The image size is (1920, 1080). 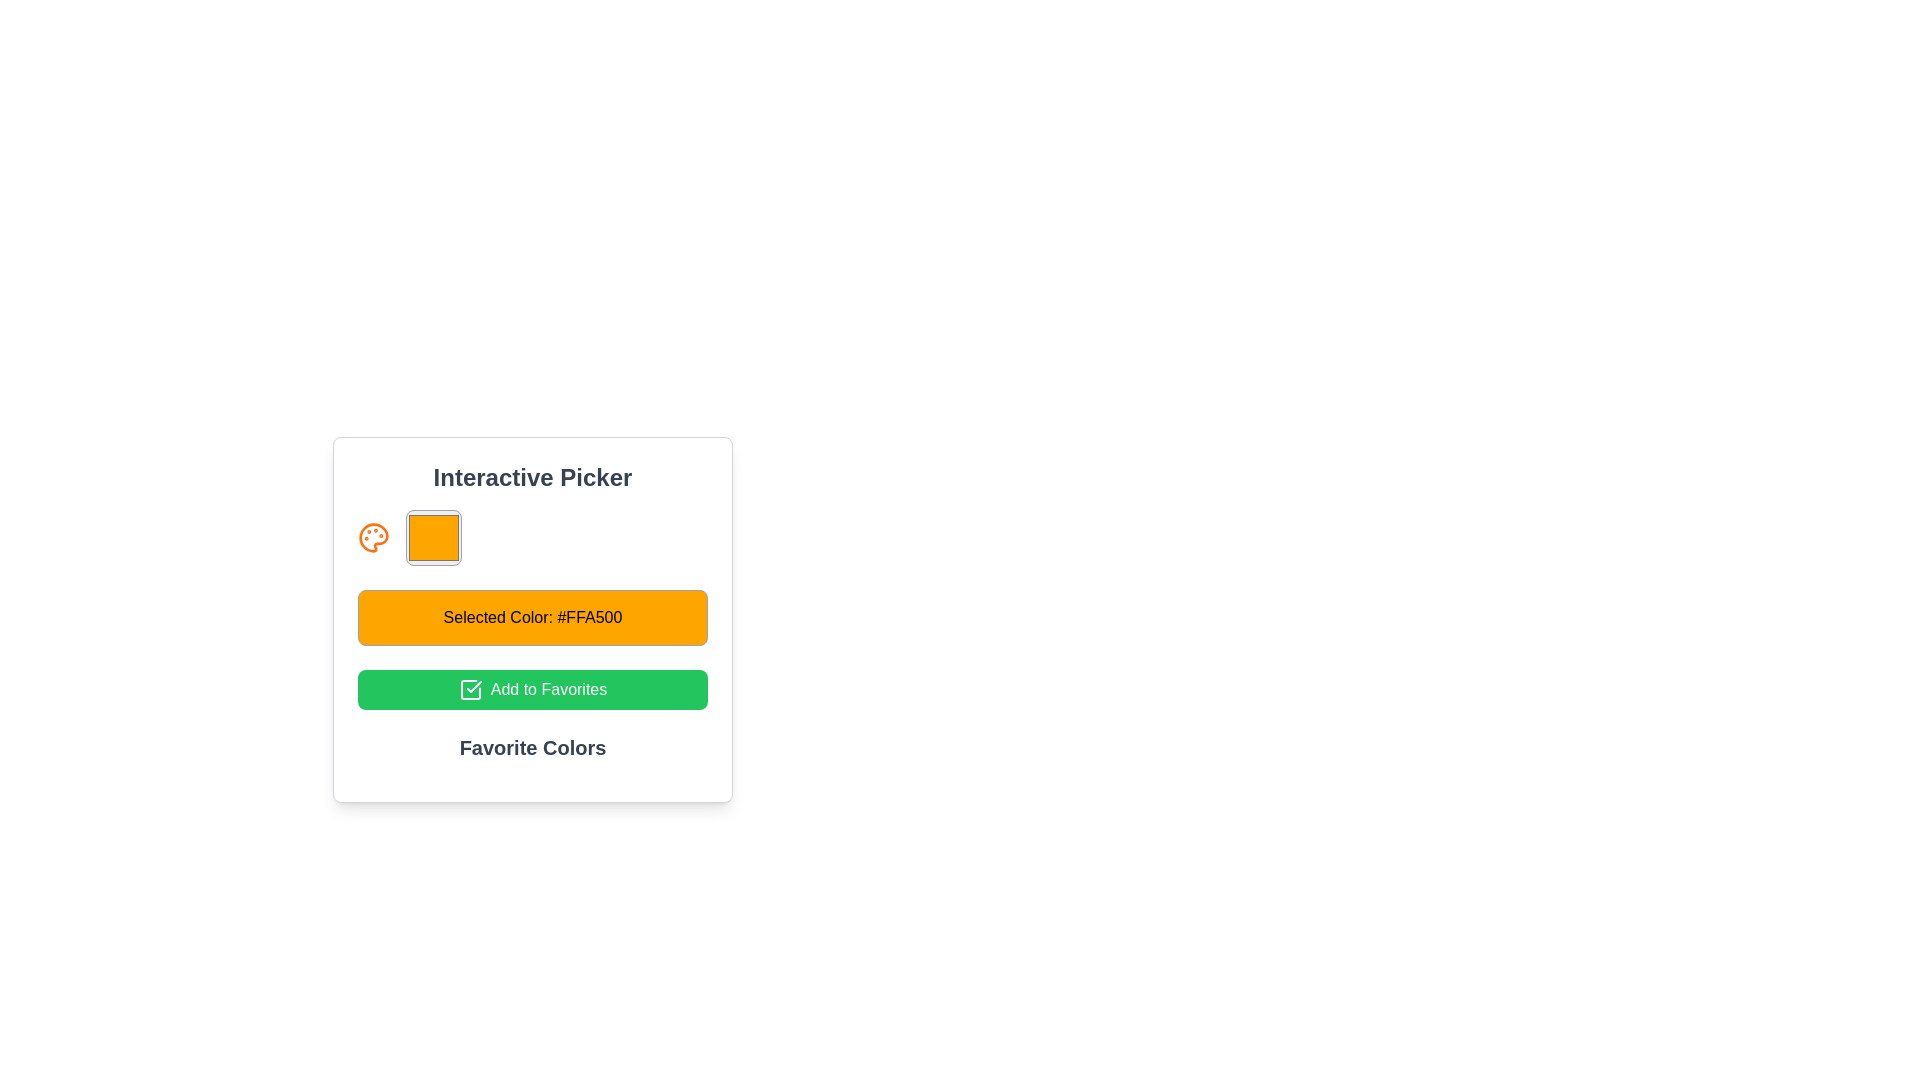 I want to click on the decorative icon representing color selection in the Interactive Picker interface, located to the left of the orange color preview box, so click(x=374, y=536).